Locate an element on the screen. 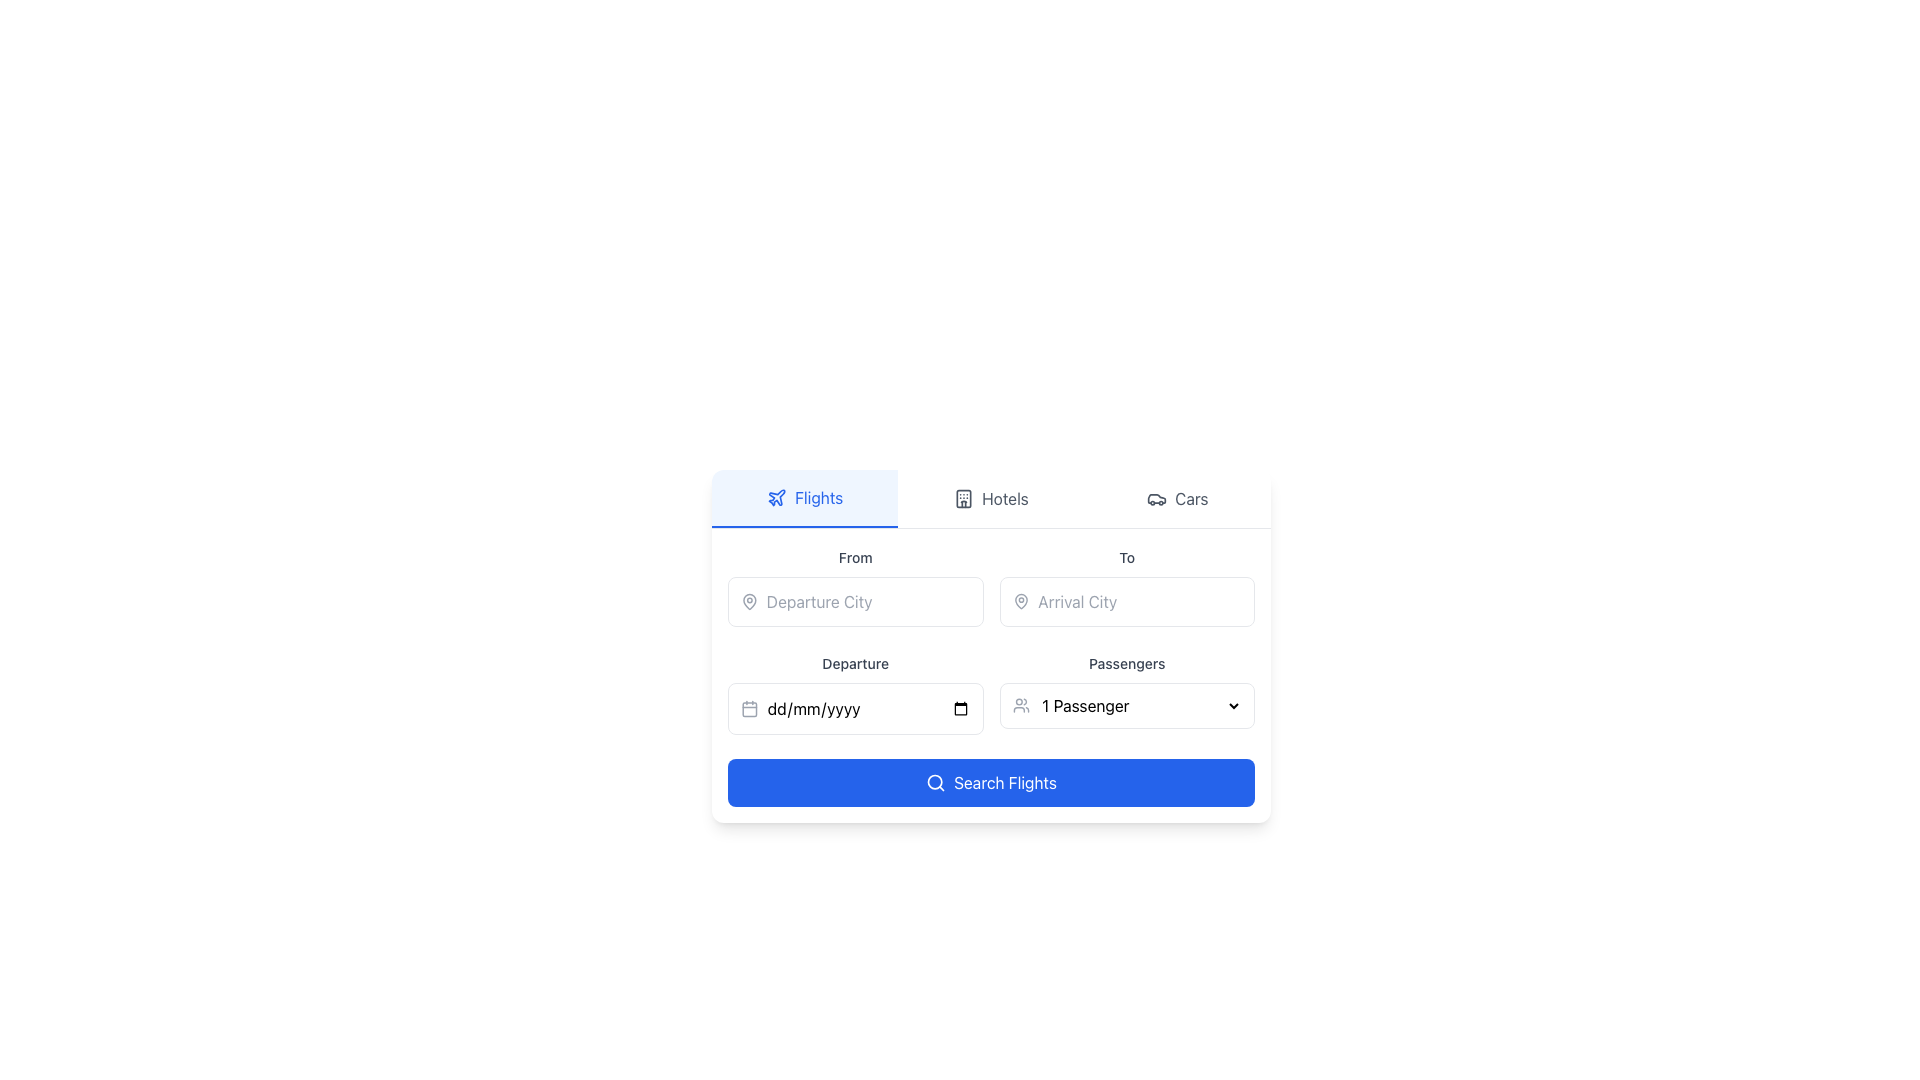  the stylized blue airplane icon located under the 'Flights' tab in the navigation bar is located at coordinates (776, 496).